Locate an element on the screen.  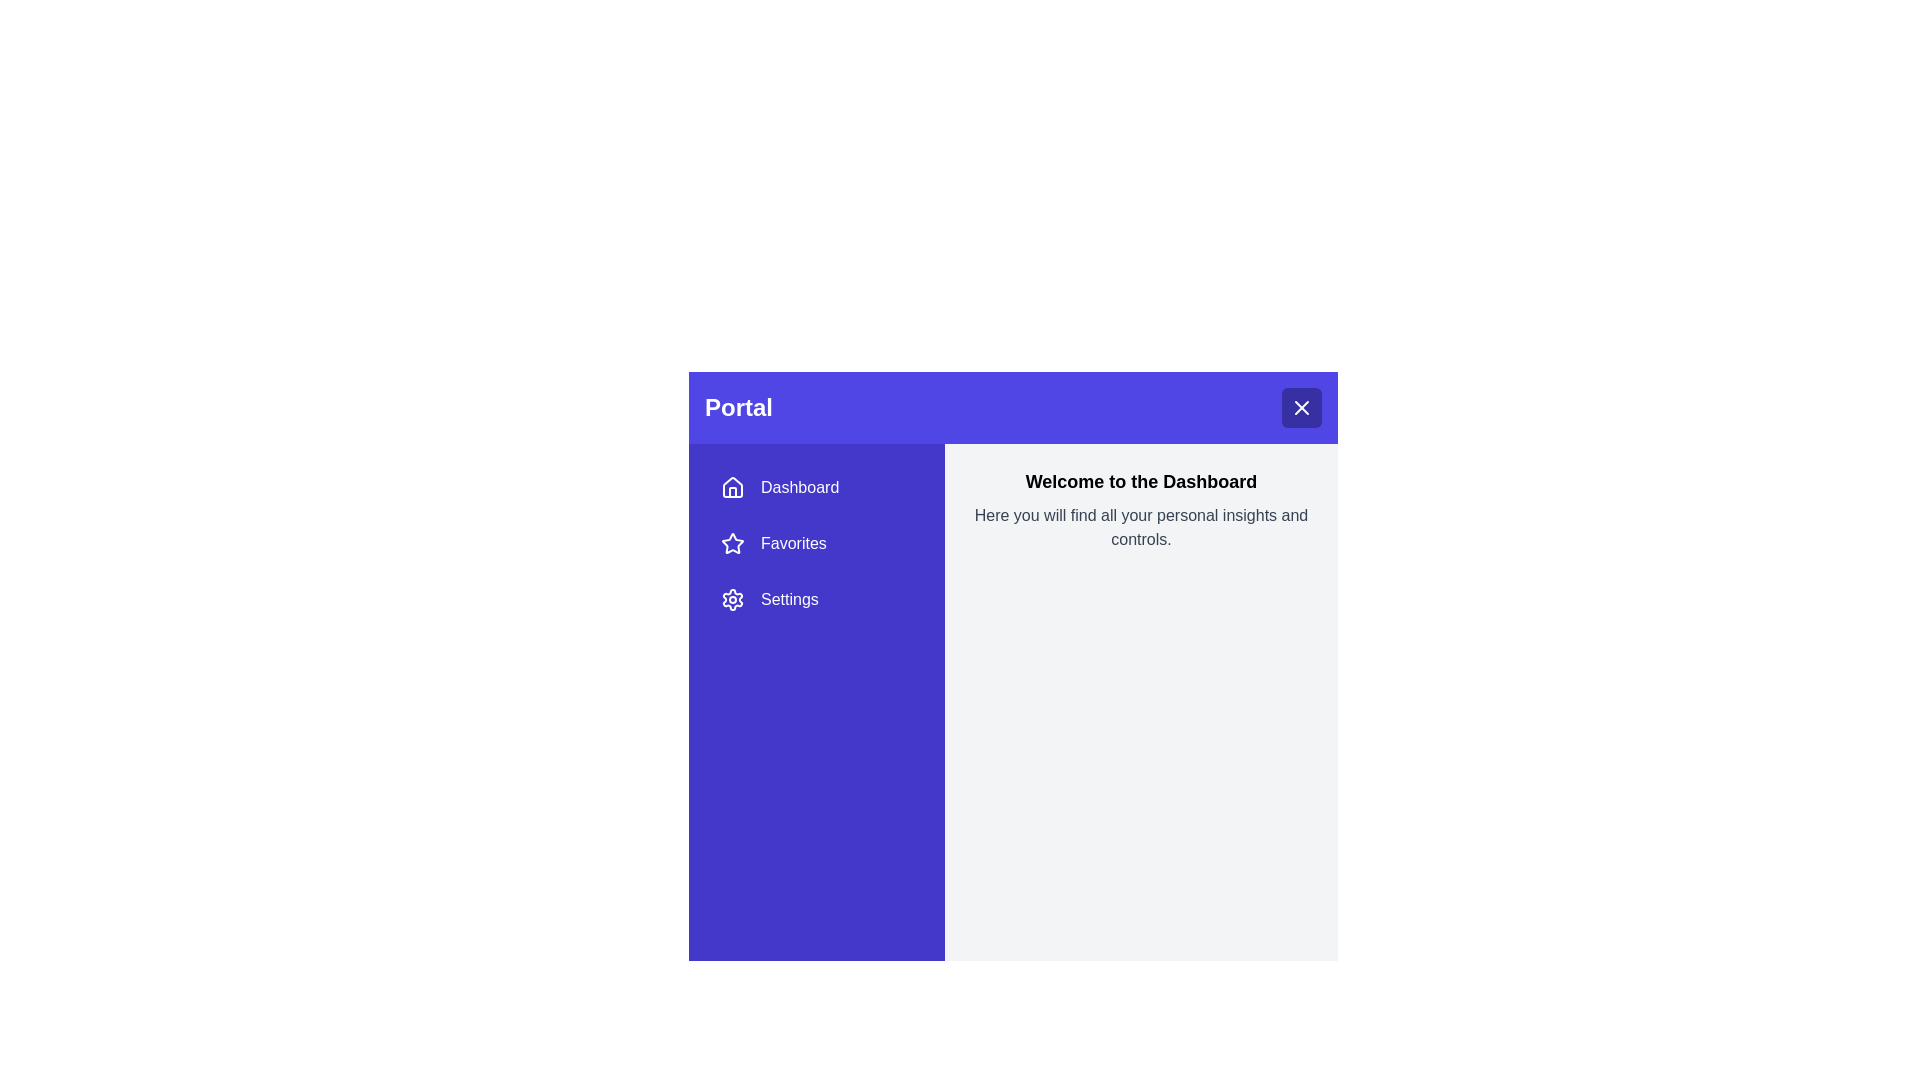
the vertical line of the house icon in the left navigation panel, which is aligned with the 'Dashboard' label is located at coordinates (732, 492).